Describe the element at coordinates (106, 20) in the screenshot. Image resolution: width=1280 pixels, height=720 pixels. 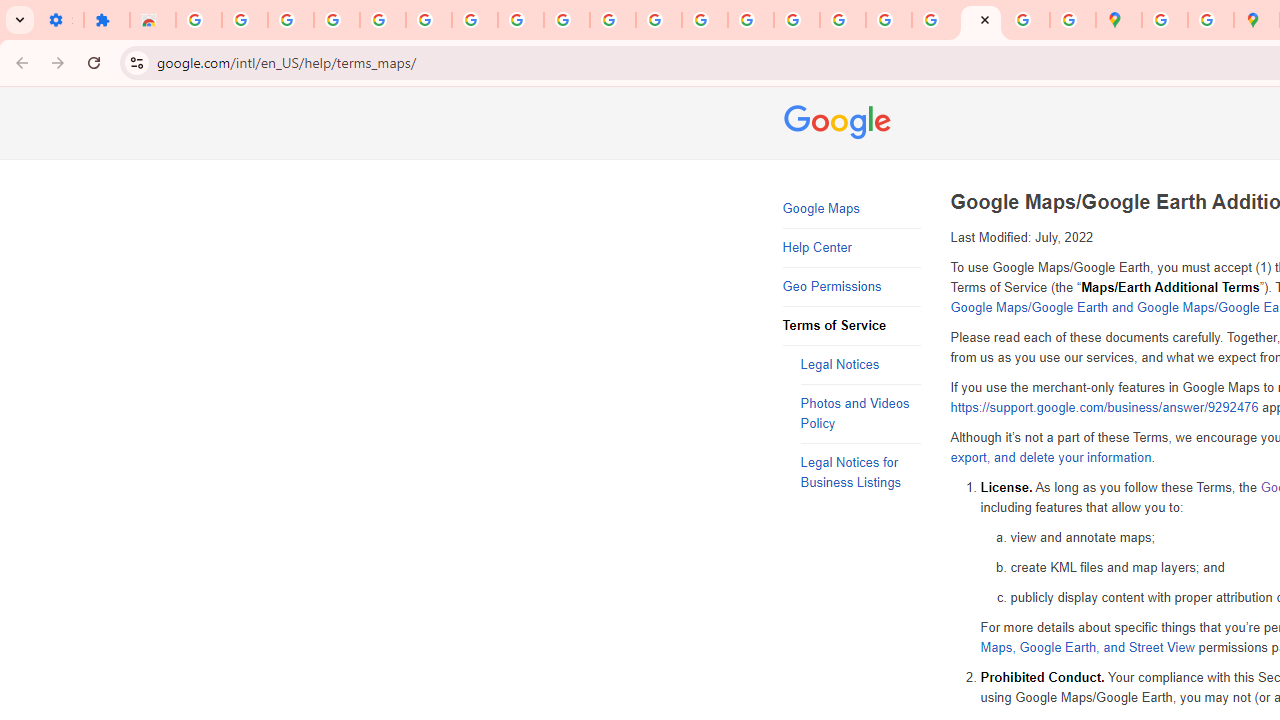
I see `'Extensions'` at that location.